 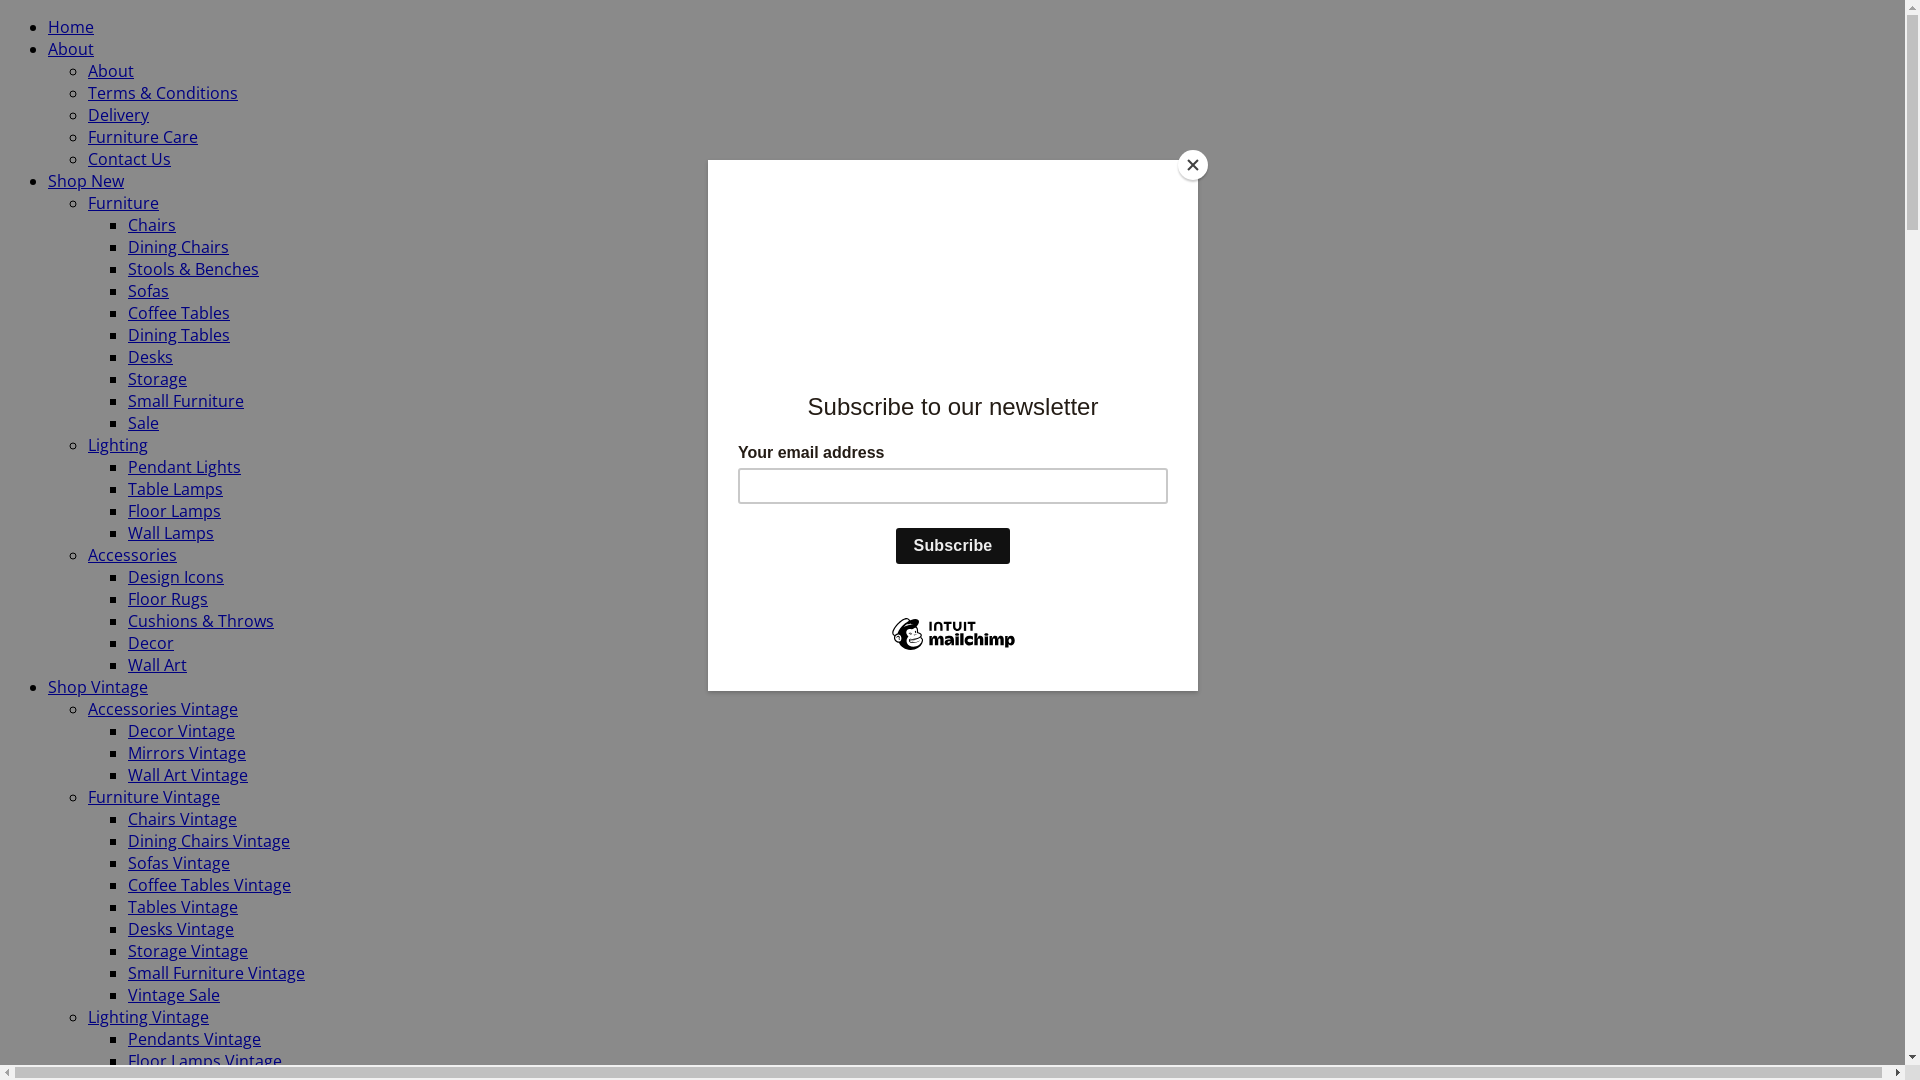 What do you see at coordinates (127, 906) in the screenshot?
I see `'Tables Vintage'` at bounding box center [127, 906].